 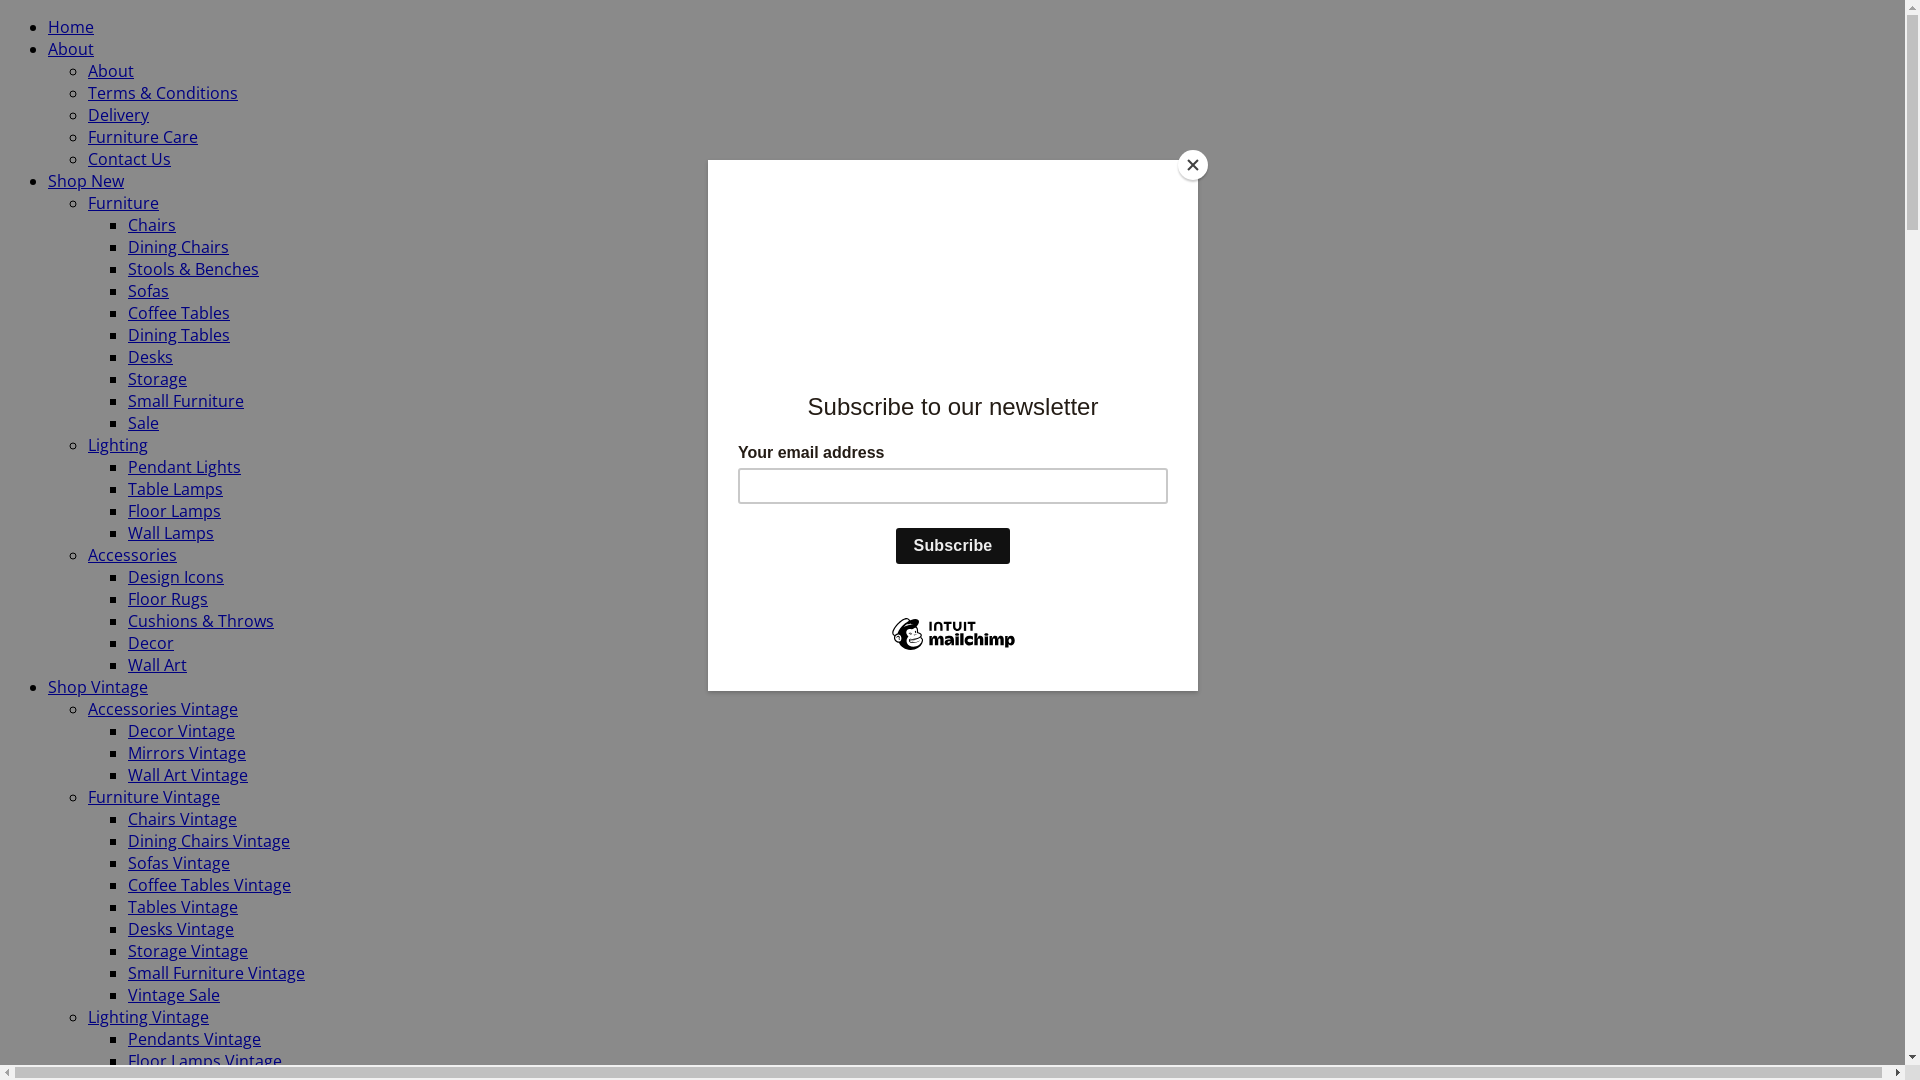 What do you see at coordinates (127, 906) in the screenshot?
I see `'Tables Vintage'` at bounding box center [127, 906].